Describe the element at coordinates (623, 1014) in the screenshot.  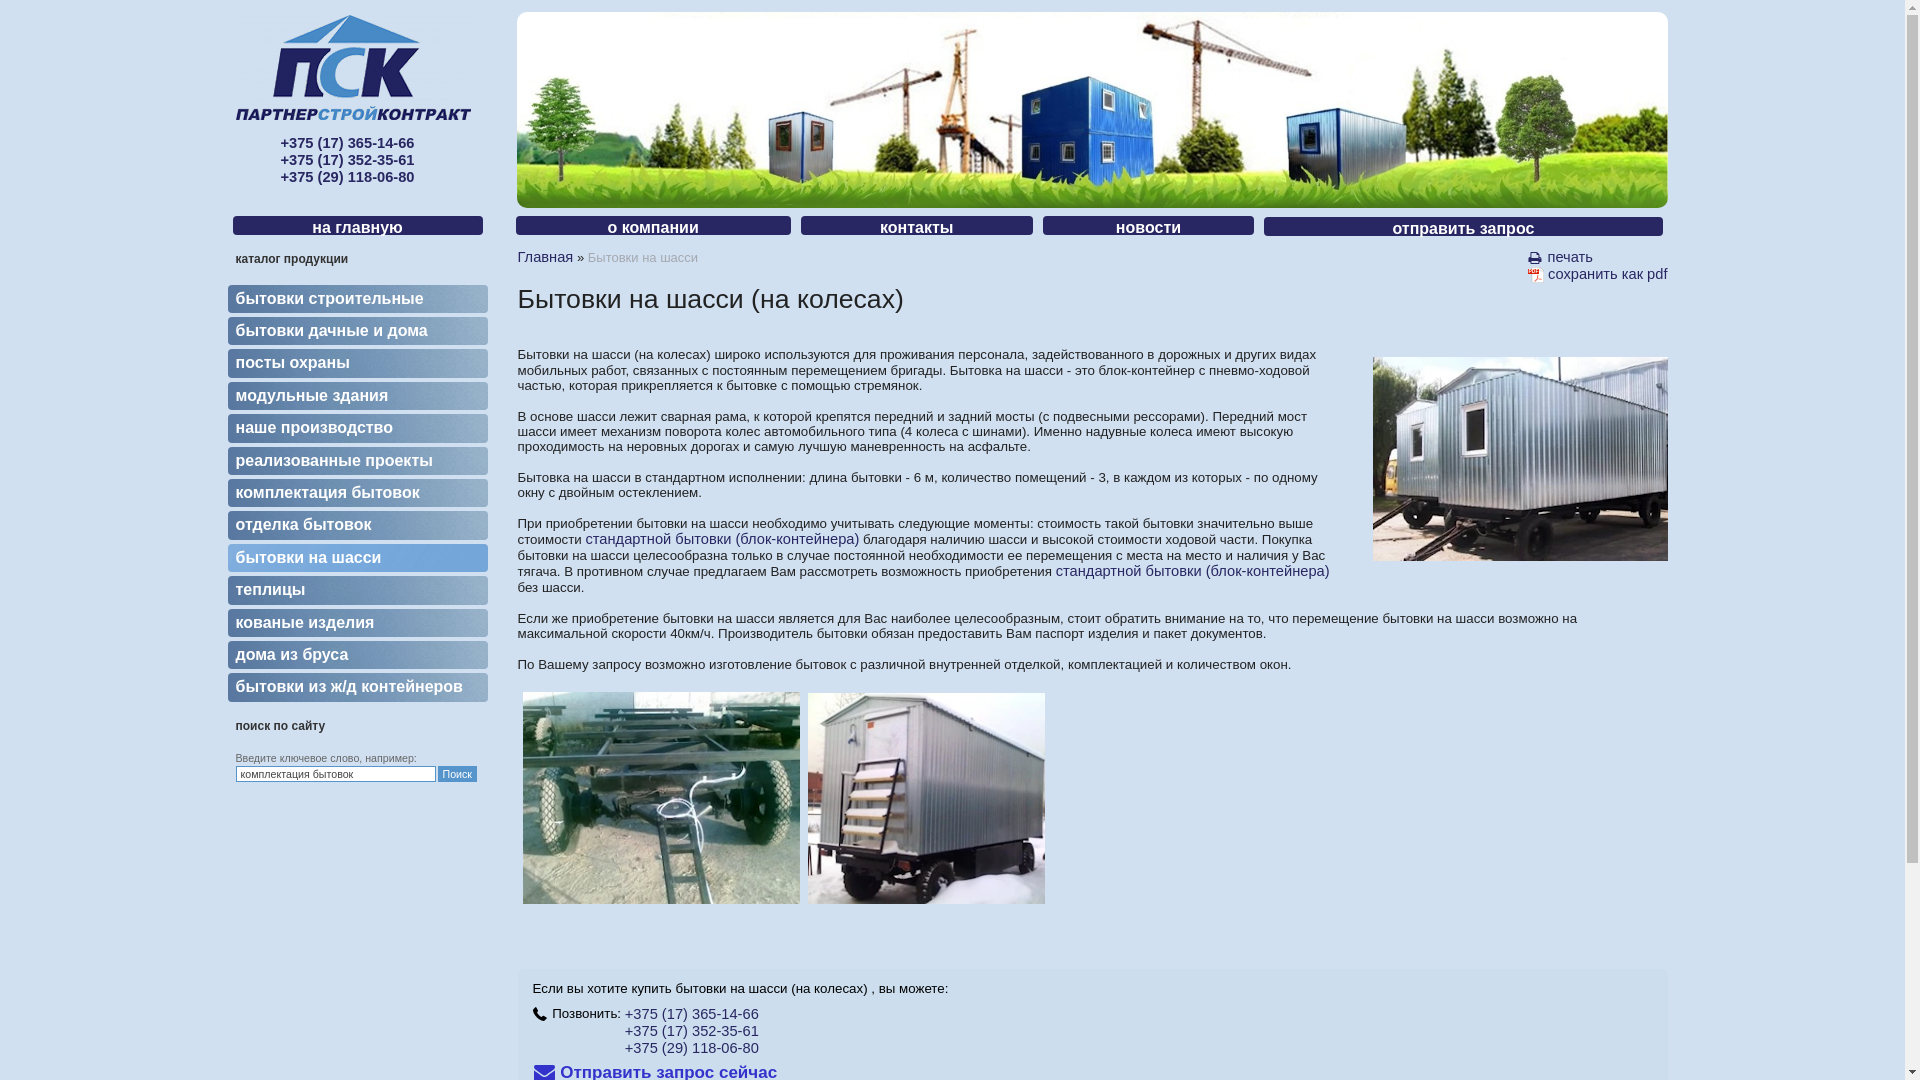
I see `'+375 (17) 365-14-66'` at that location.